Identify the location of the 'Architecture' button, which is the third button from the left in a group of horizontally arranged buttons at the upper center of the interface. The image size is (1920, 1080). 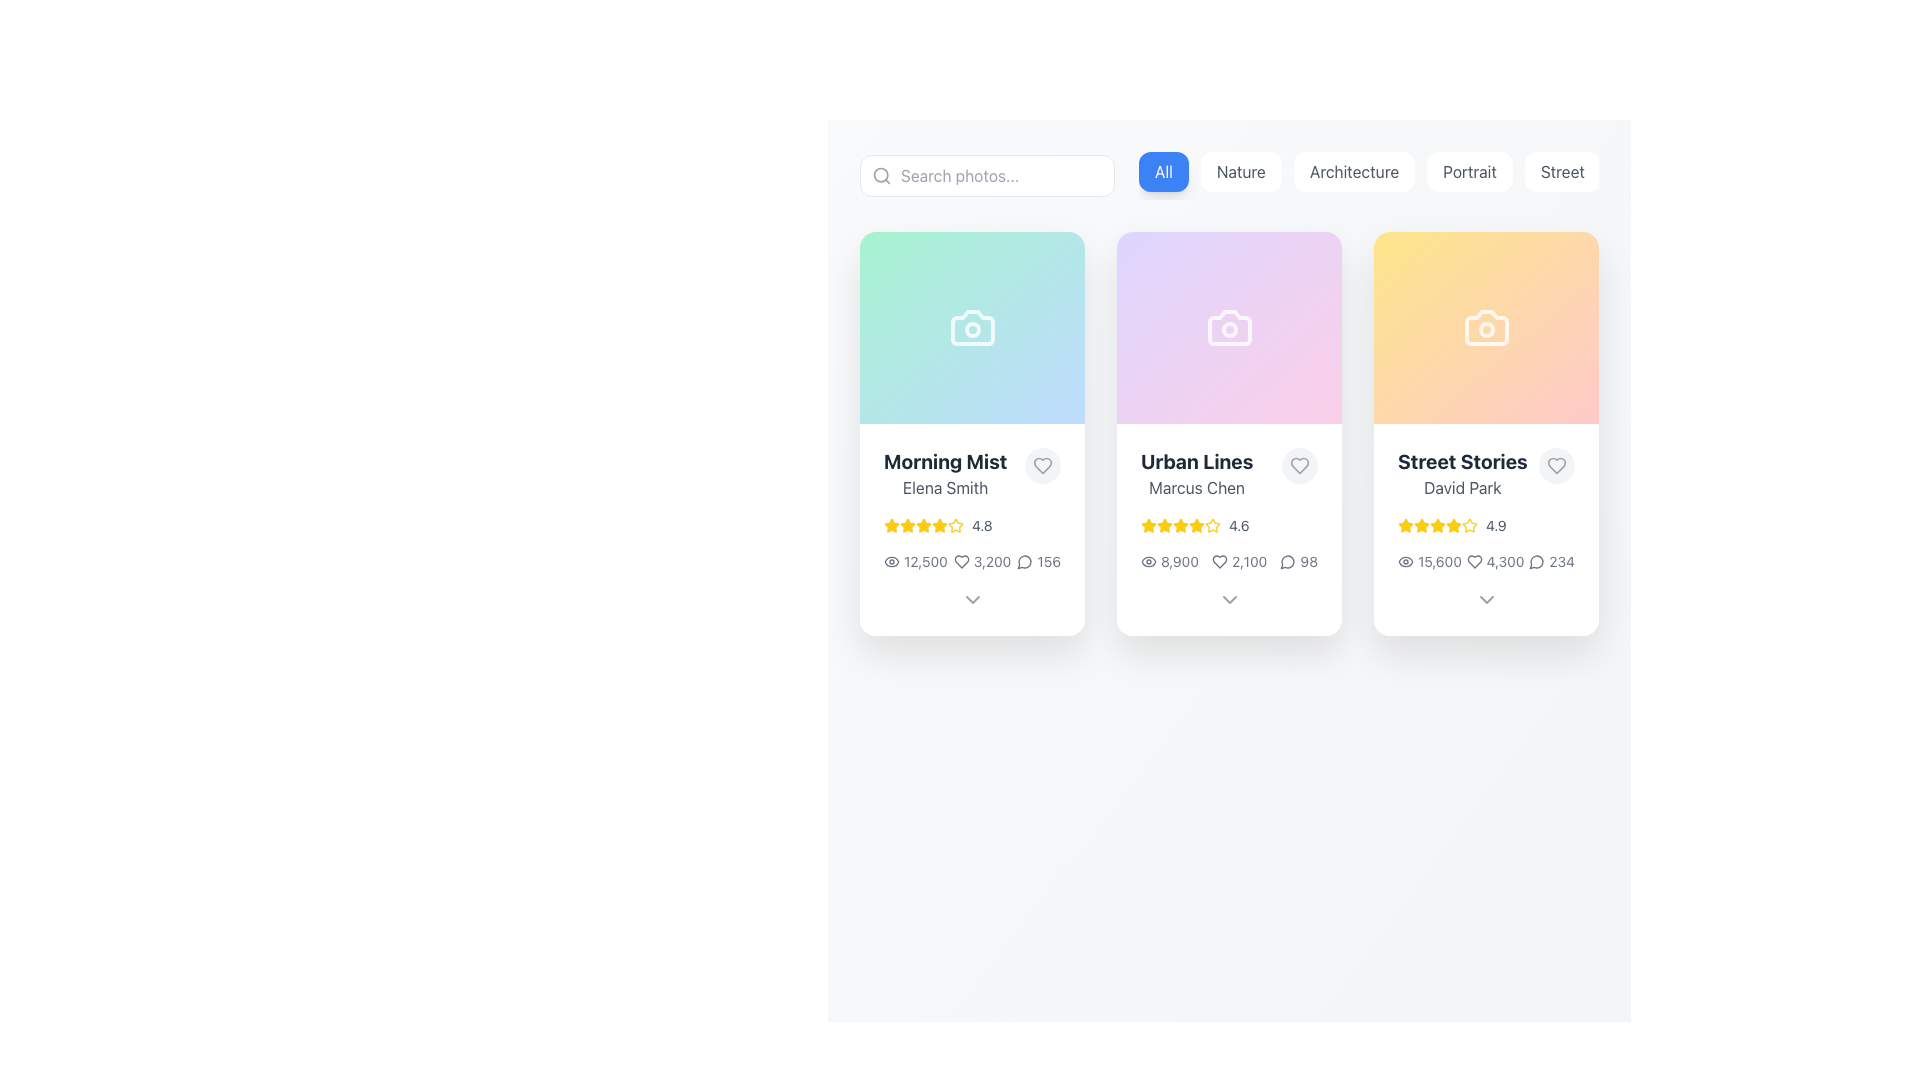
(1354, 171).